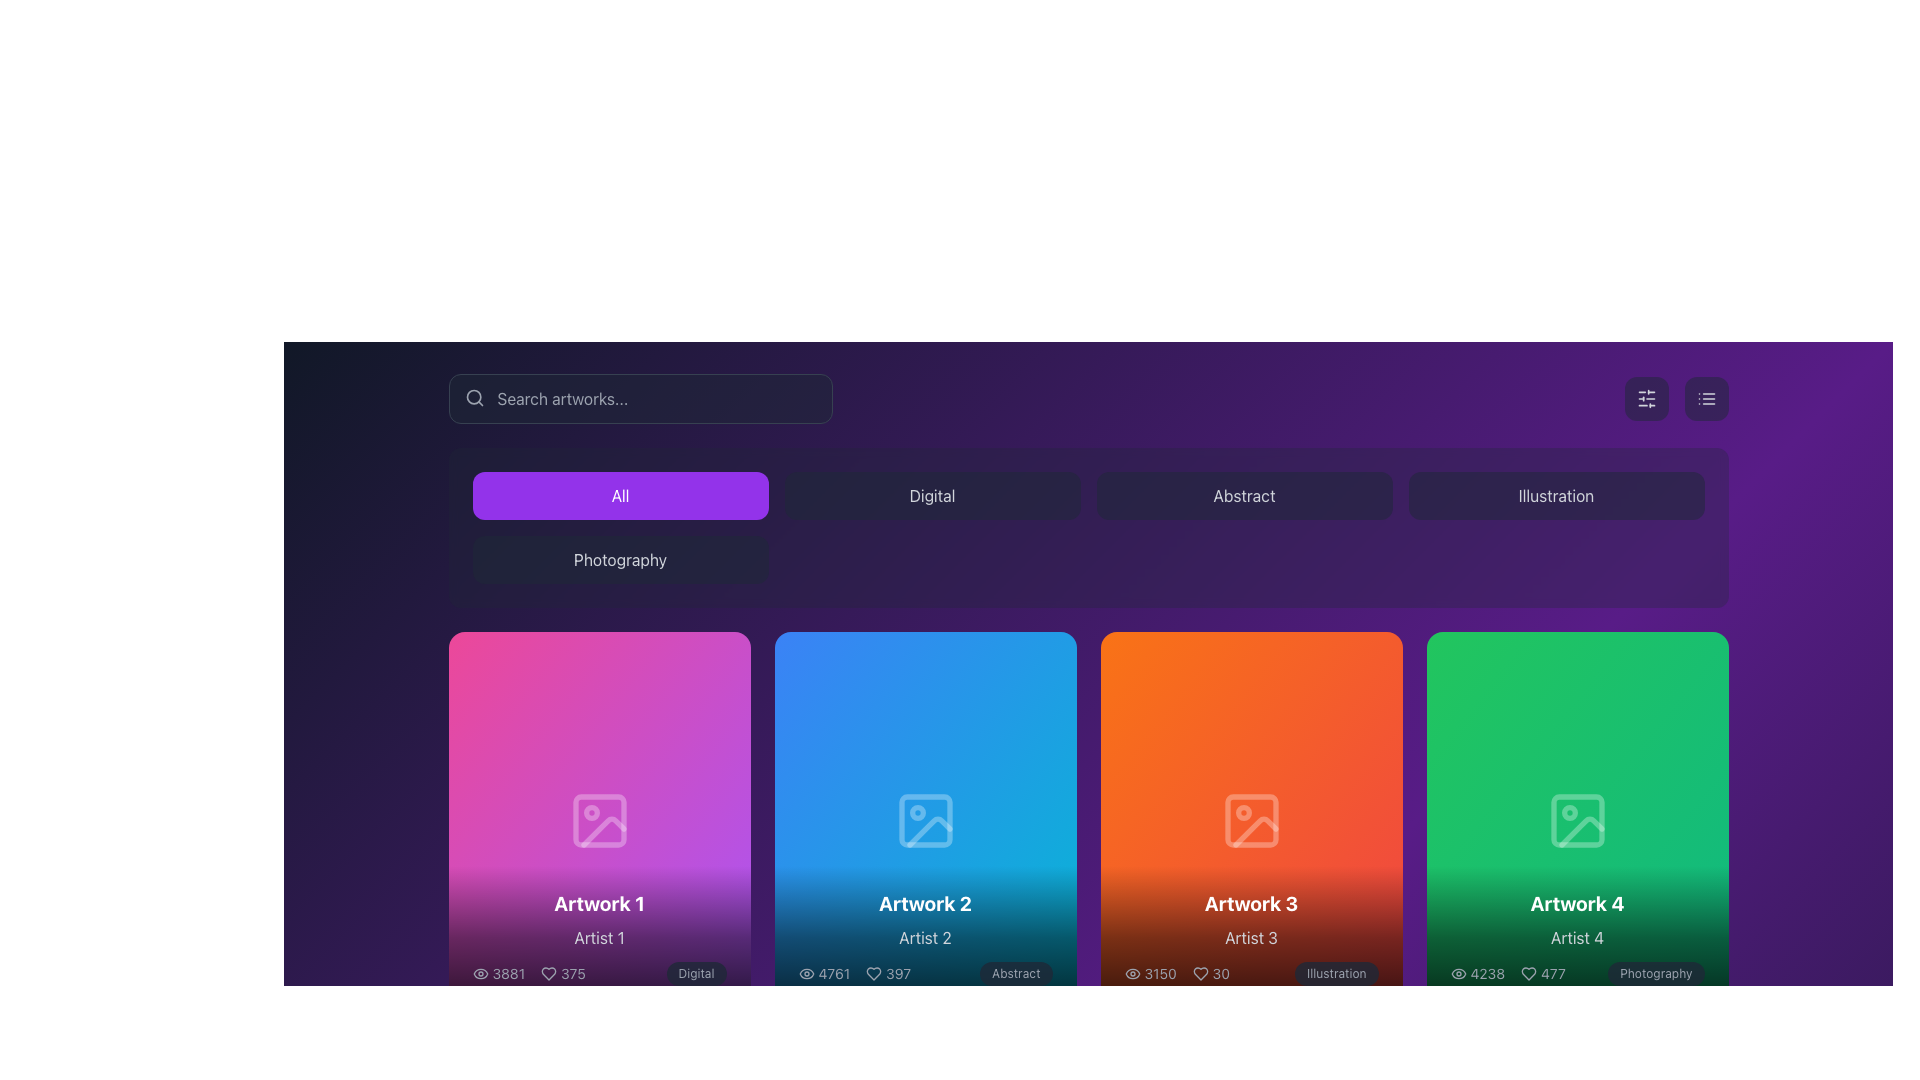 The width and height of the screenshot is (1920, 1080). I want to click on the 'Abstract' filter button, so click(1243, 495).